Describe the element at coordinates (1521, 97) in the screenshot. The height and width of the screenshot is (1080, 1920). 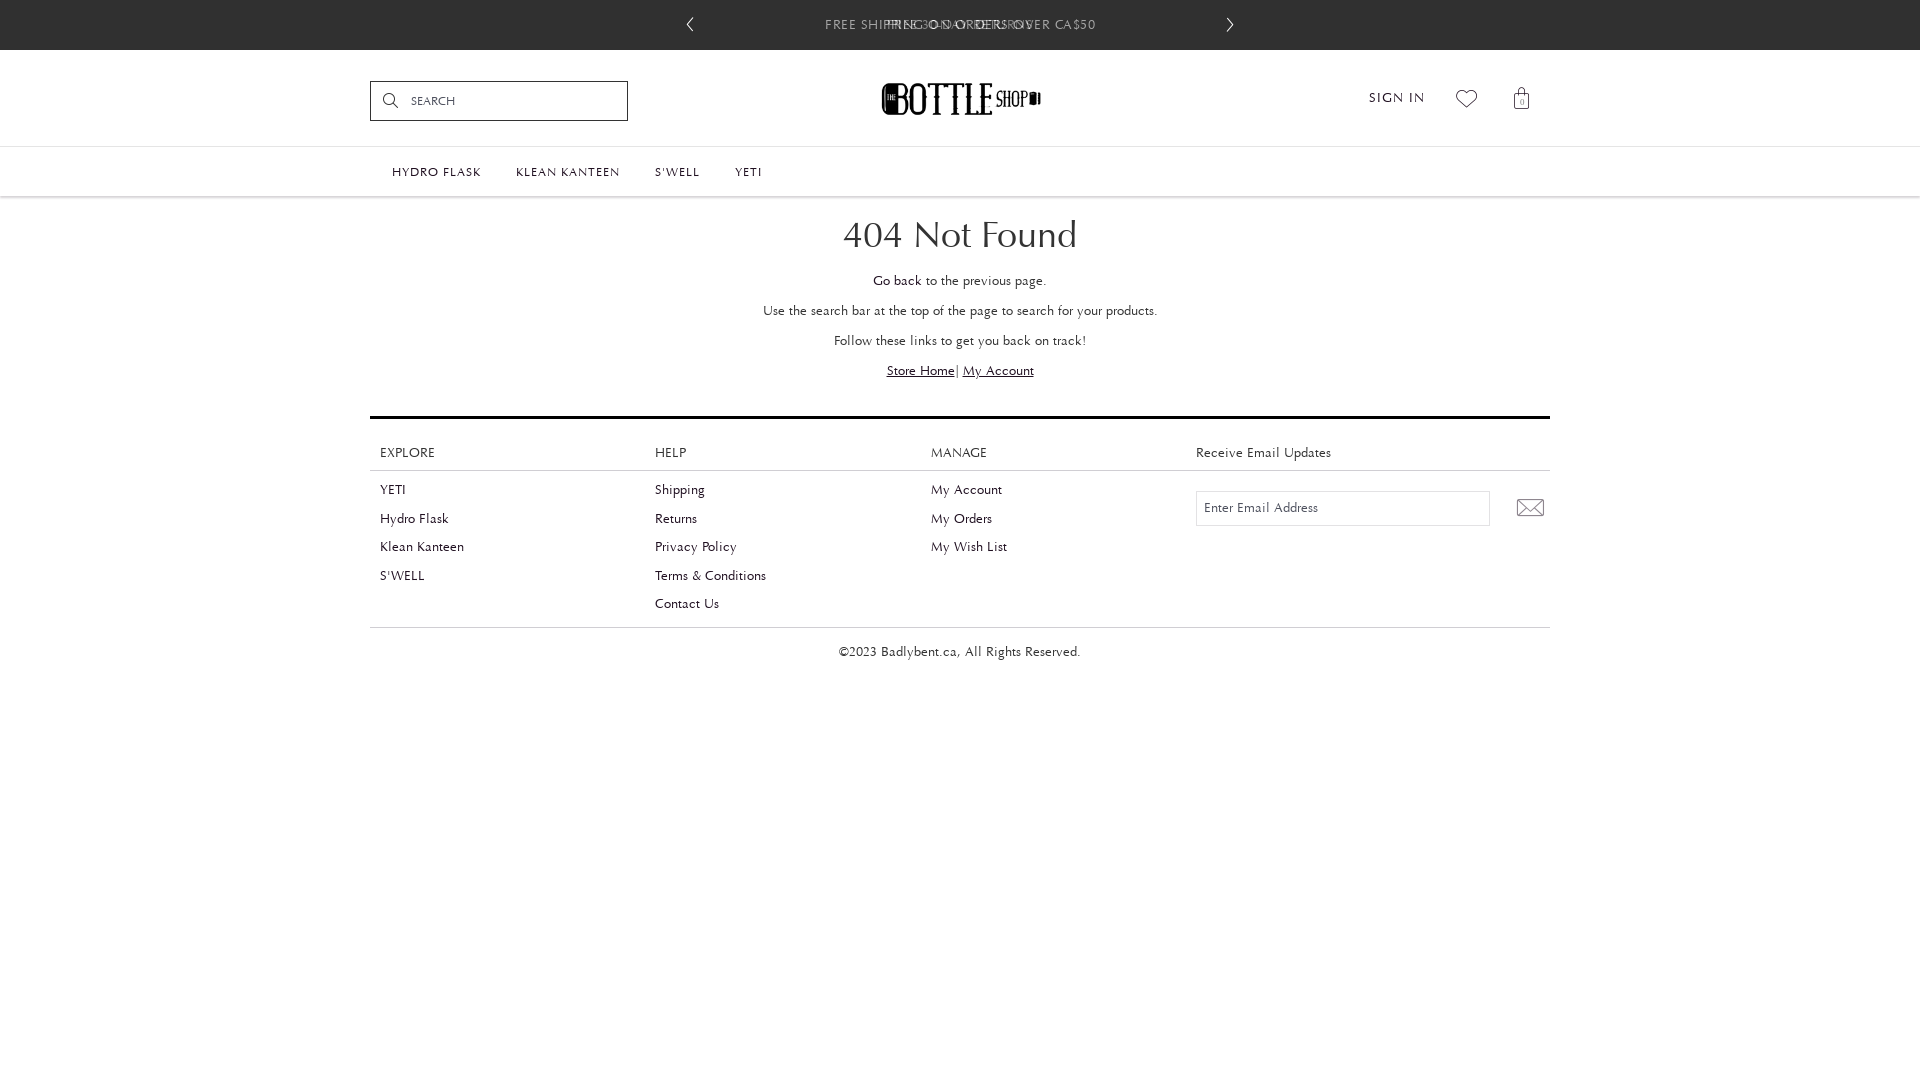
I see `'0'` at that location.